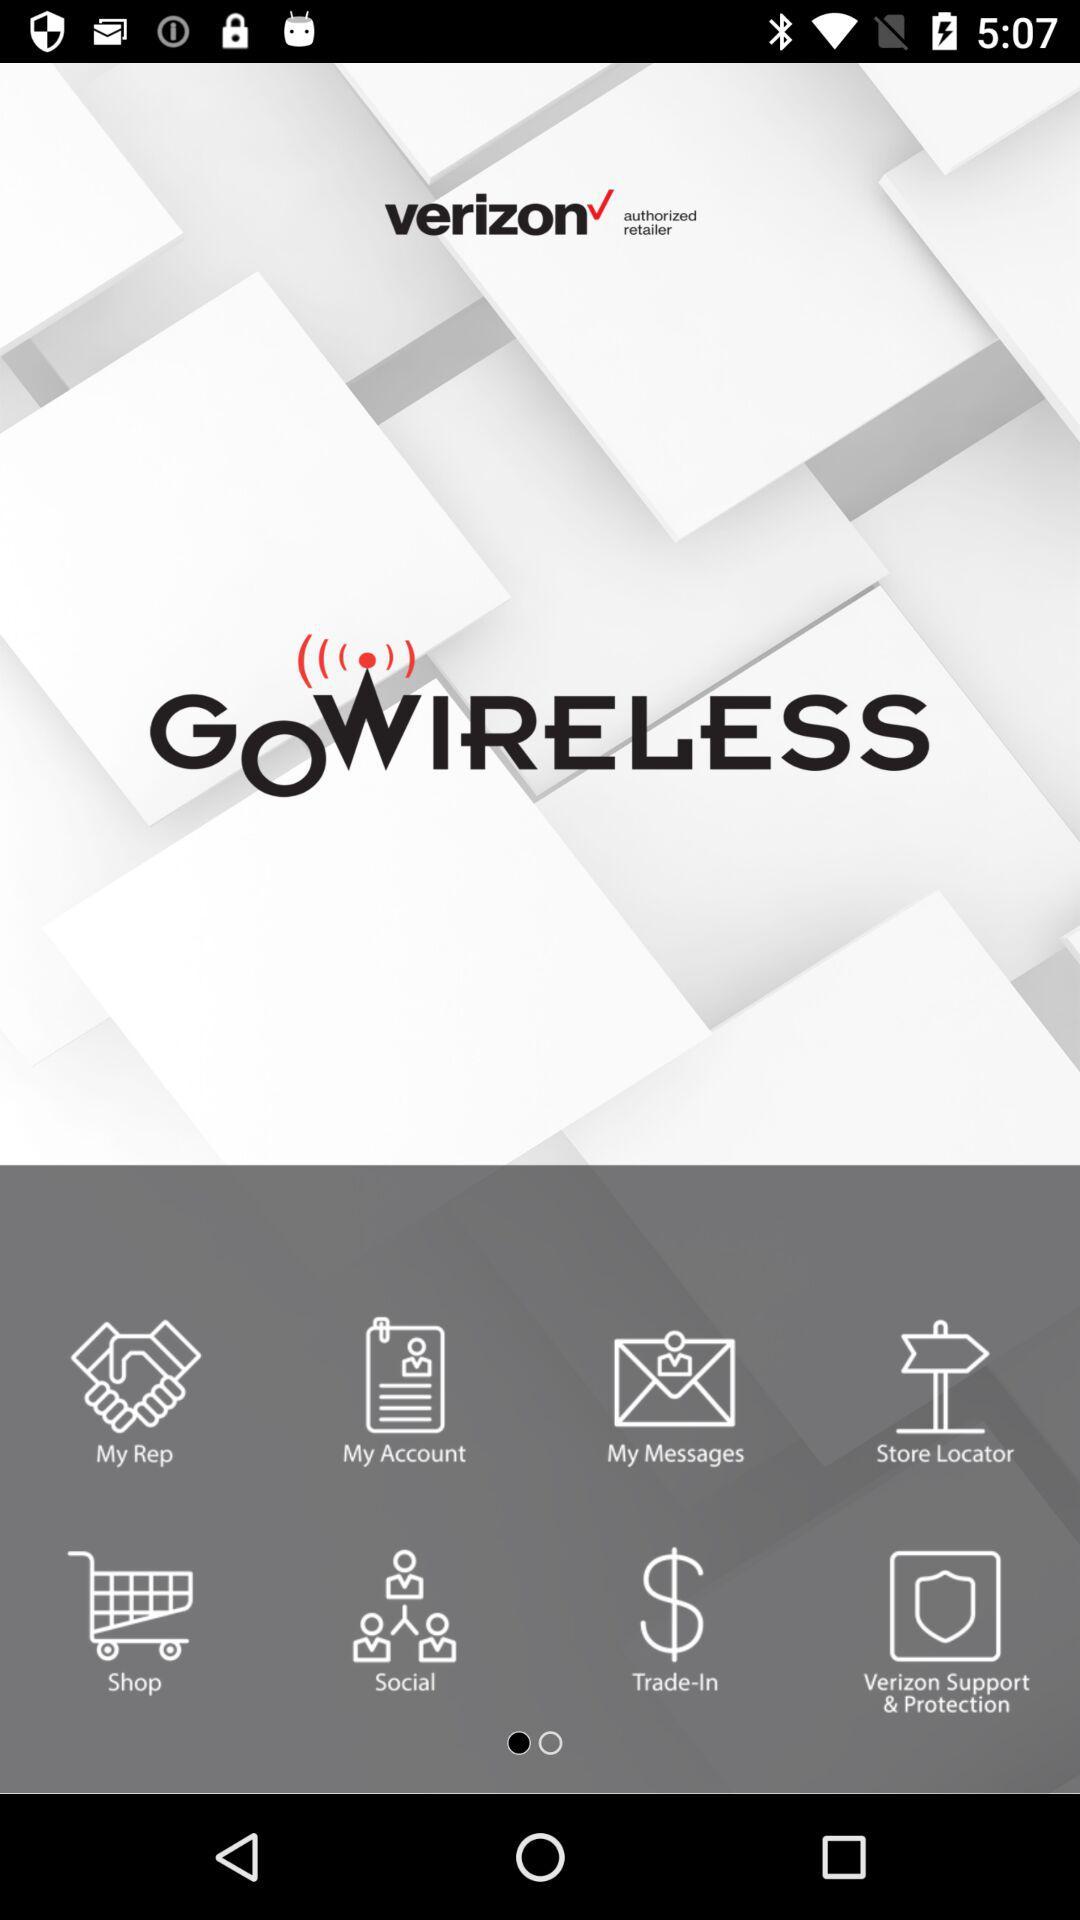 The image size is (1080, 1920). What do you see at coordinates (945, 1391) in the screenshot?
I see `select/search for a store` at bounding box center [945, 1391].